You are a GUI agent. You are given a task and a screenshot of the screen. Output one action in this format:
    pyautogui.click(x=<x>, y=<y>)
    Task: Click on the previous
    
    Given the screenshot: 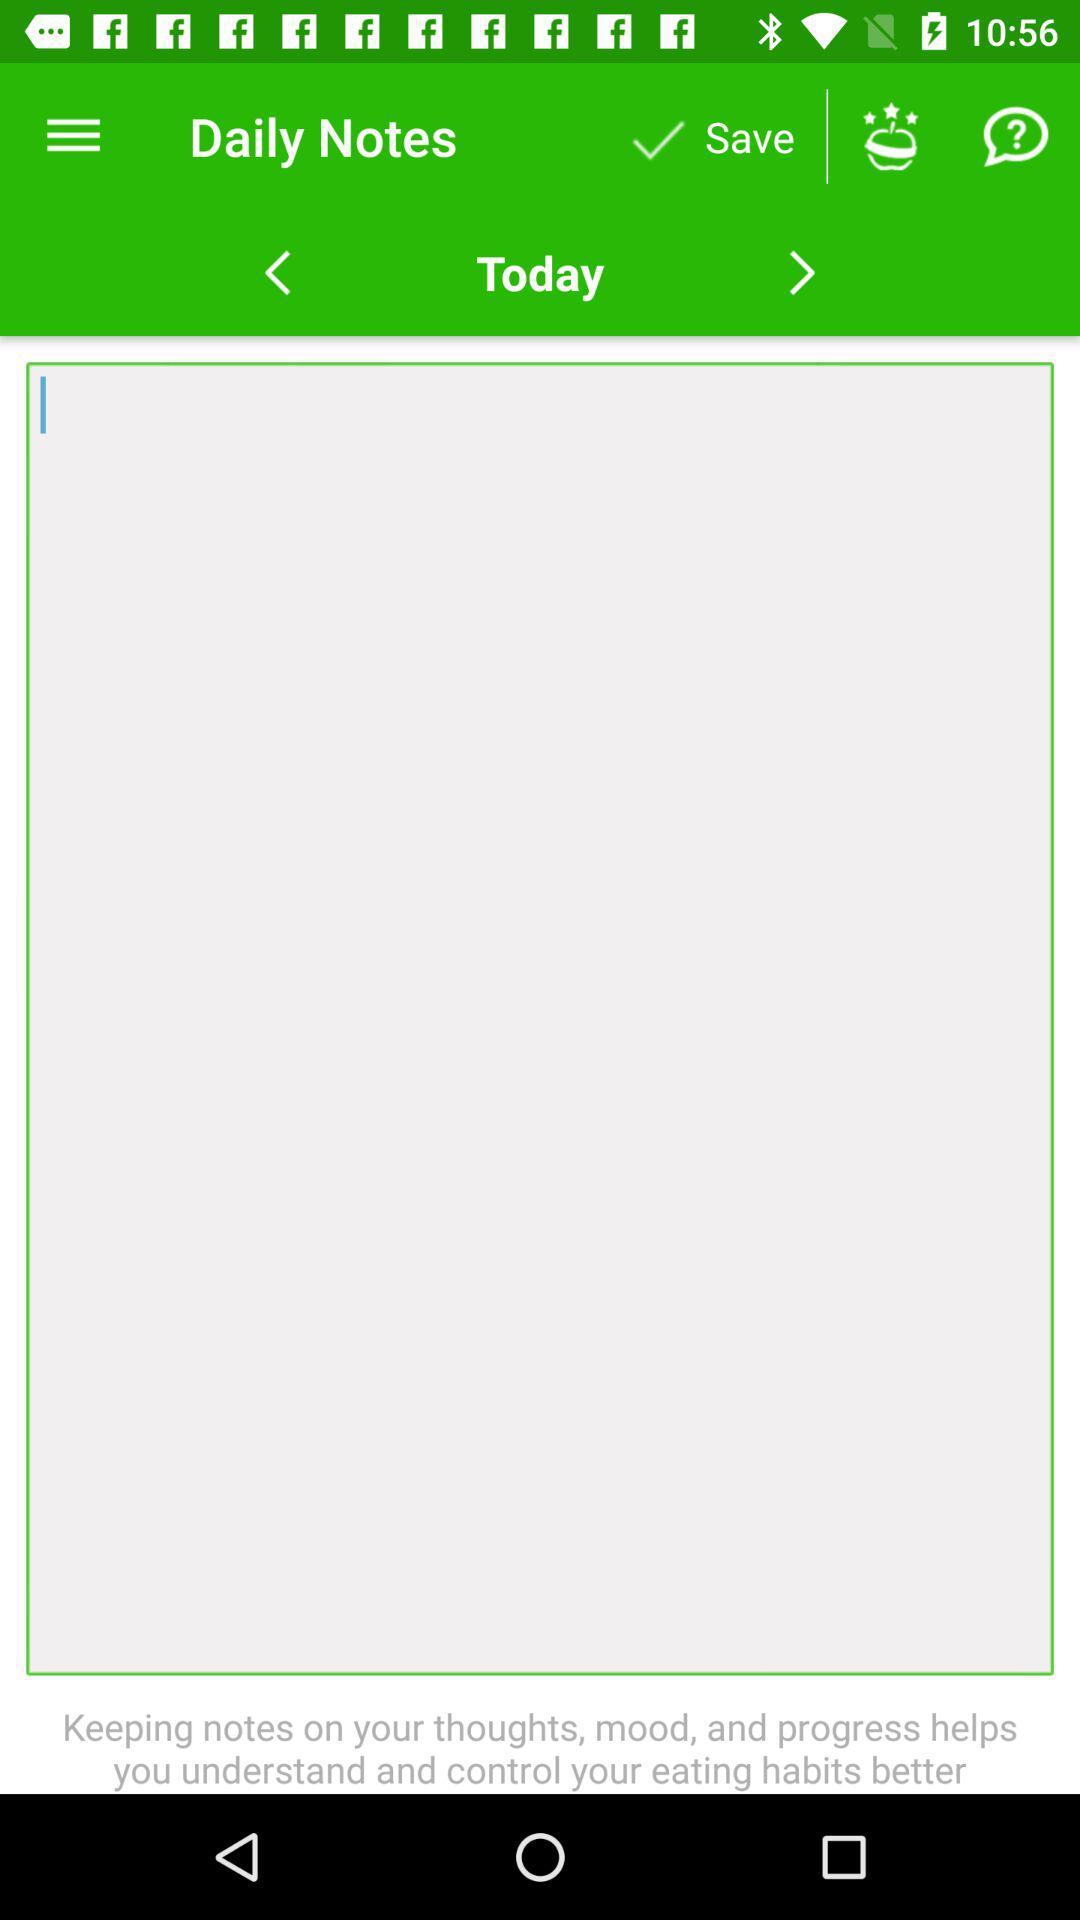 What is the action you would take?
    pyautogui.click(x=277, y=272)
    